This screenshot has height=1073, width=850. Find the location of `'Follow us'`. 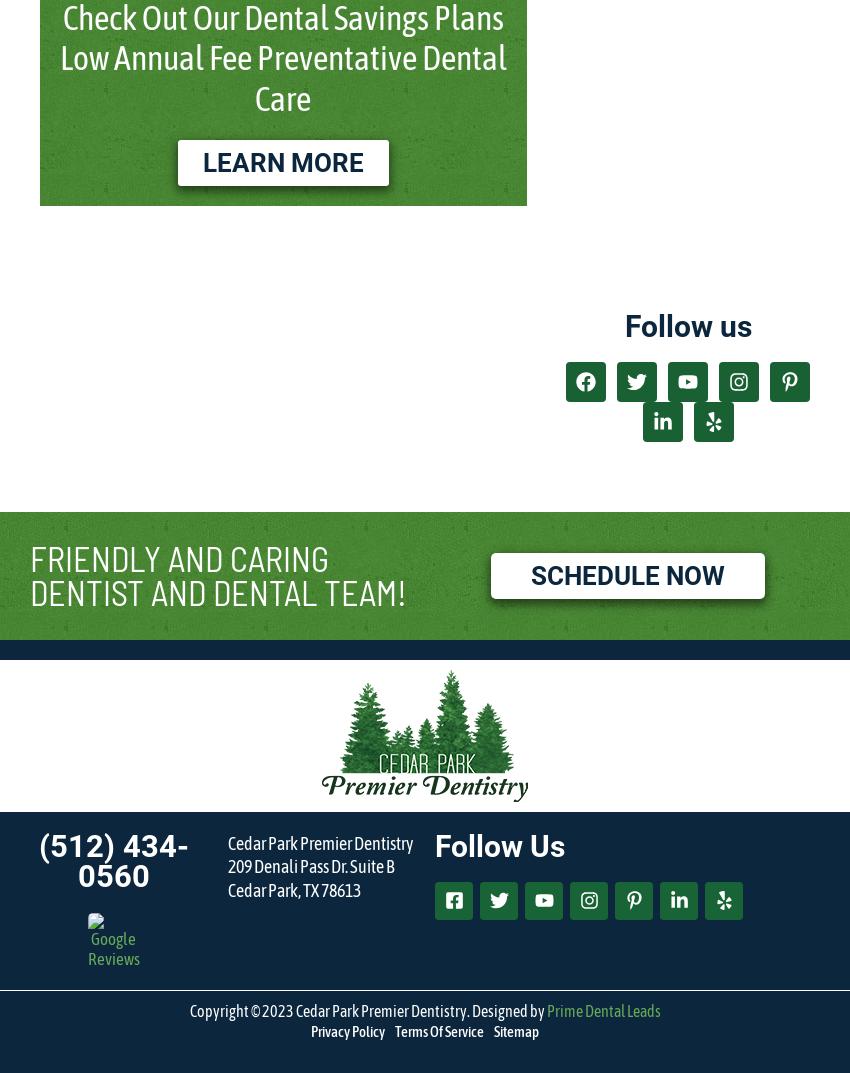

'Follow us' is located at coordinates (622, 325).